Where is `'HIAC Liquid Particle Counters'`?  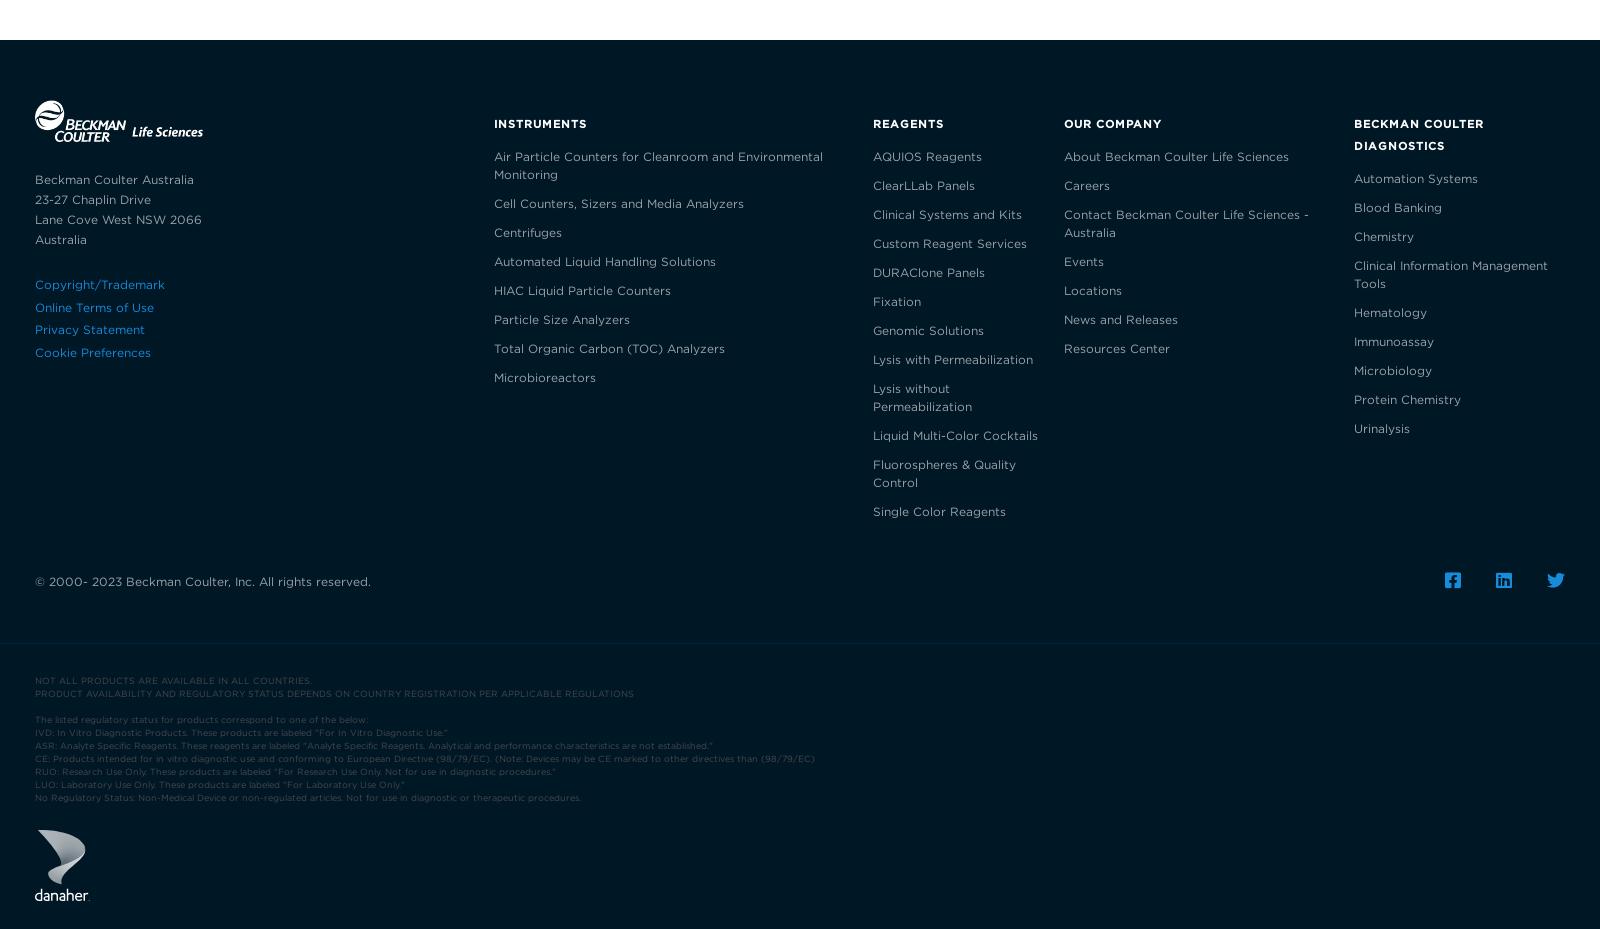 'HIAC Liquid Particle Counters' is located at coordinates (493, 289).